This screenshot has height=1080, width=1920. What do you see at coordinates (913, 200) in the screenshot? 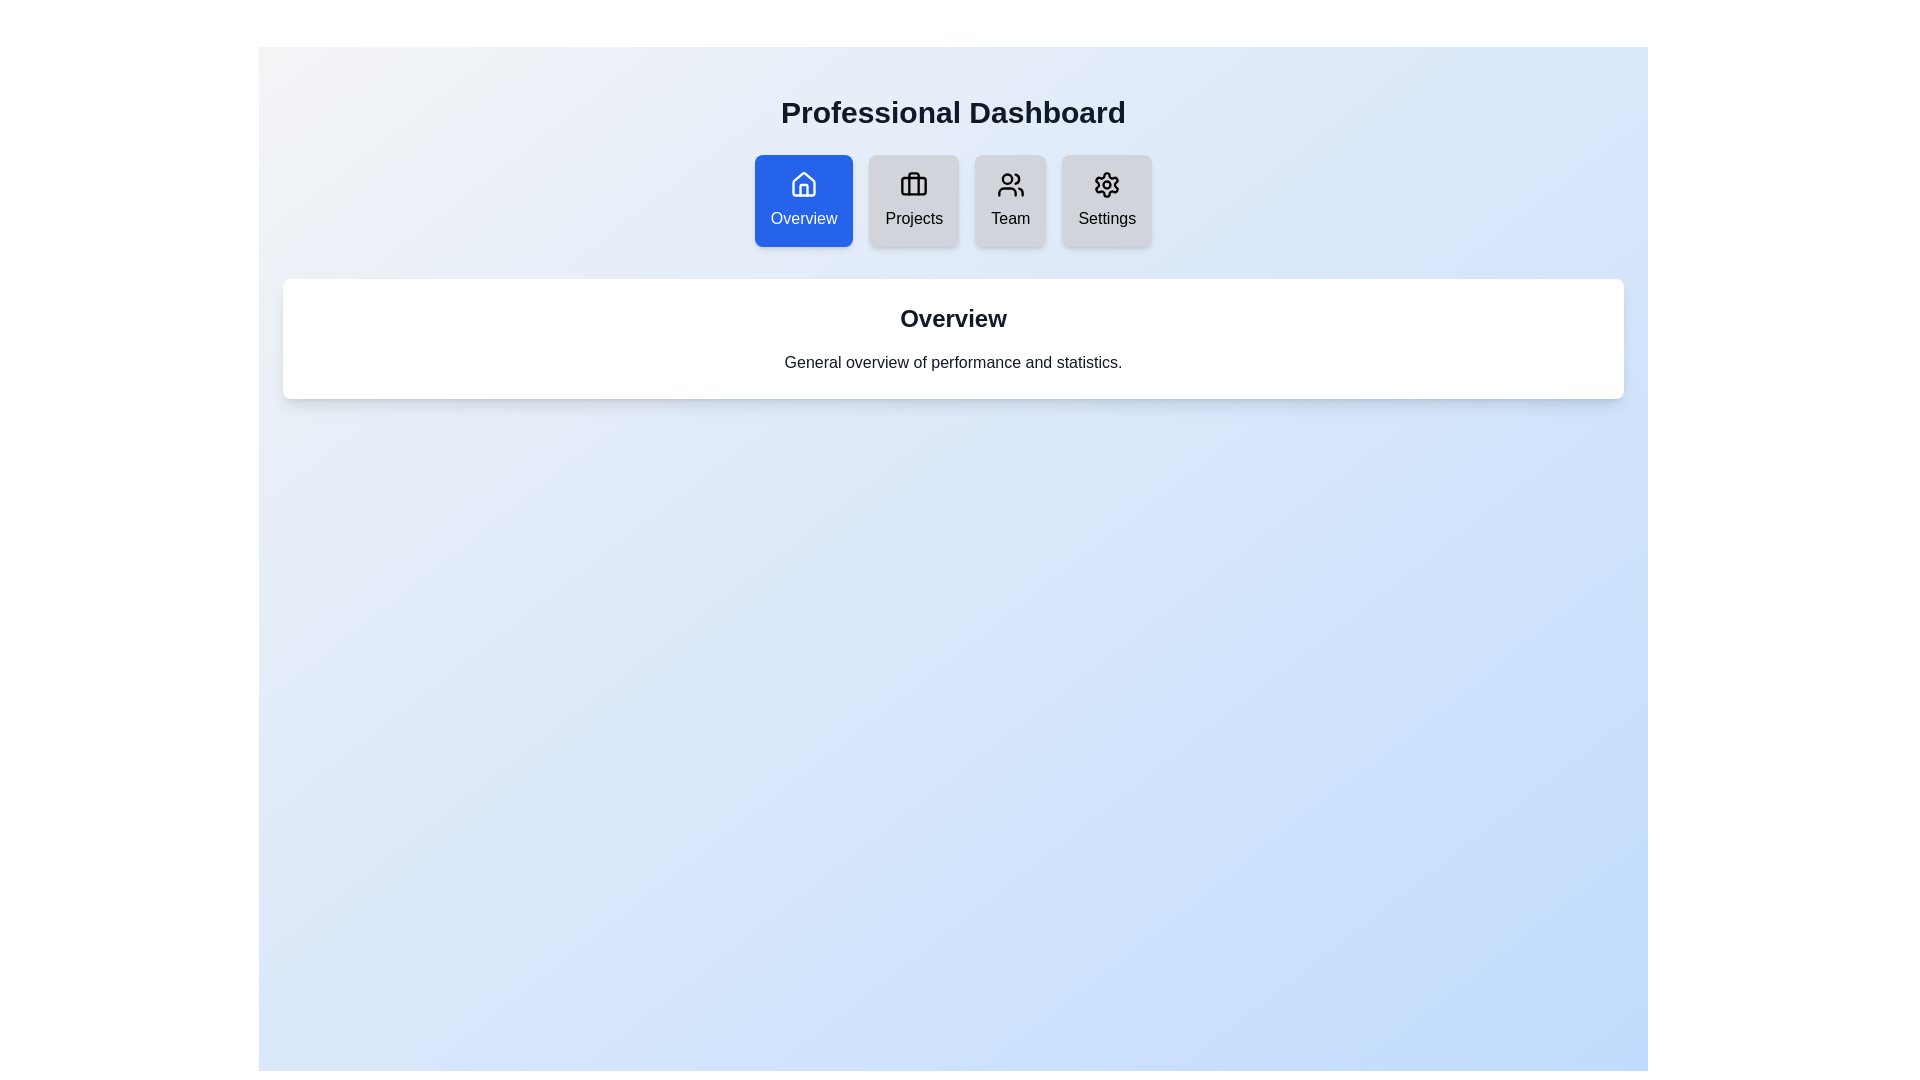
I see `the Projects tab by clicking on it` at bounding box center [913, 200].